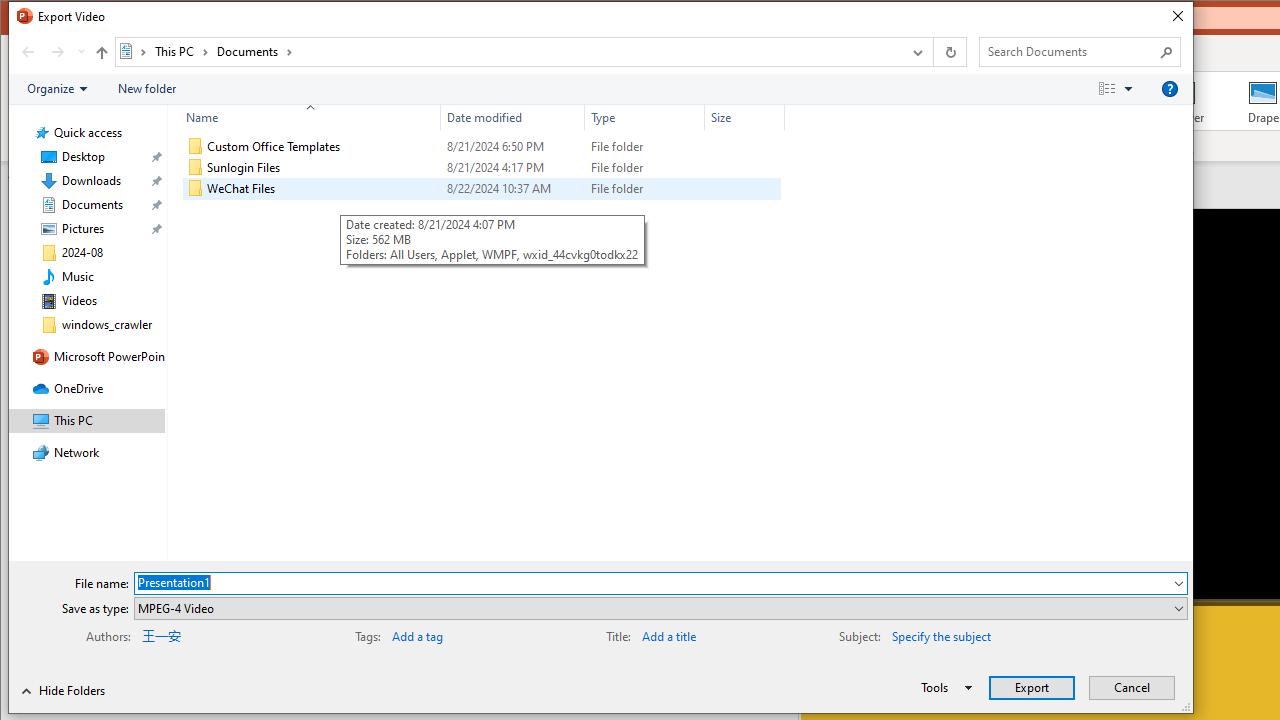 The height and width of the screenshot is (720, 1280). I want to click on 'Forward (Alt + Right Arrow)', so click(58, 50).